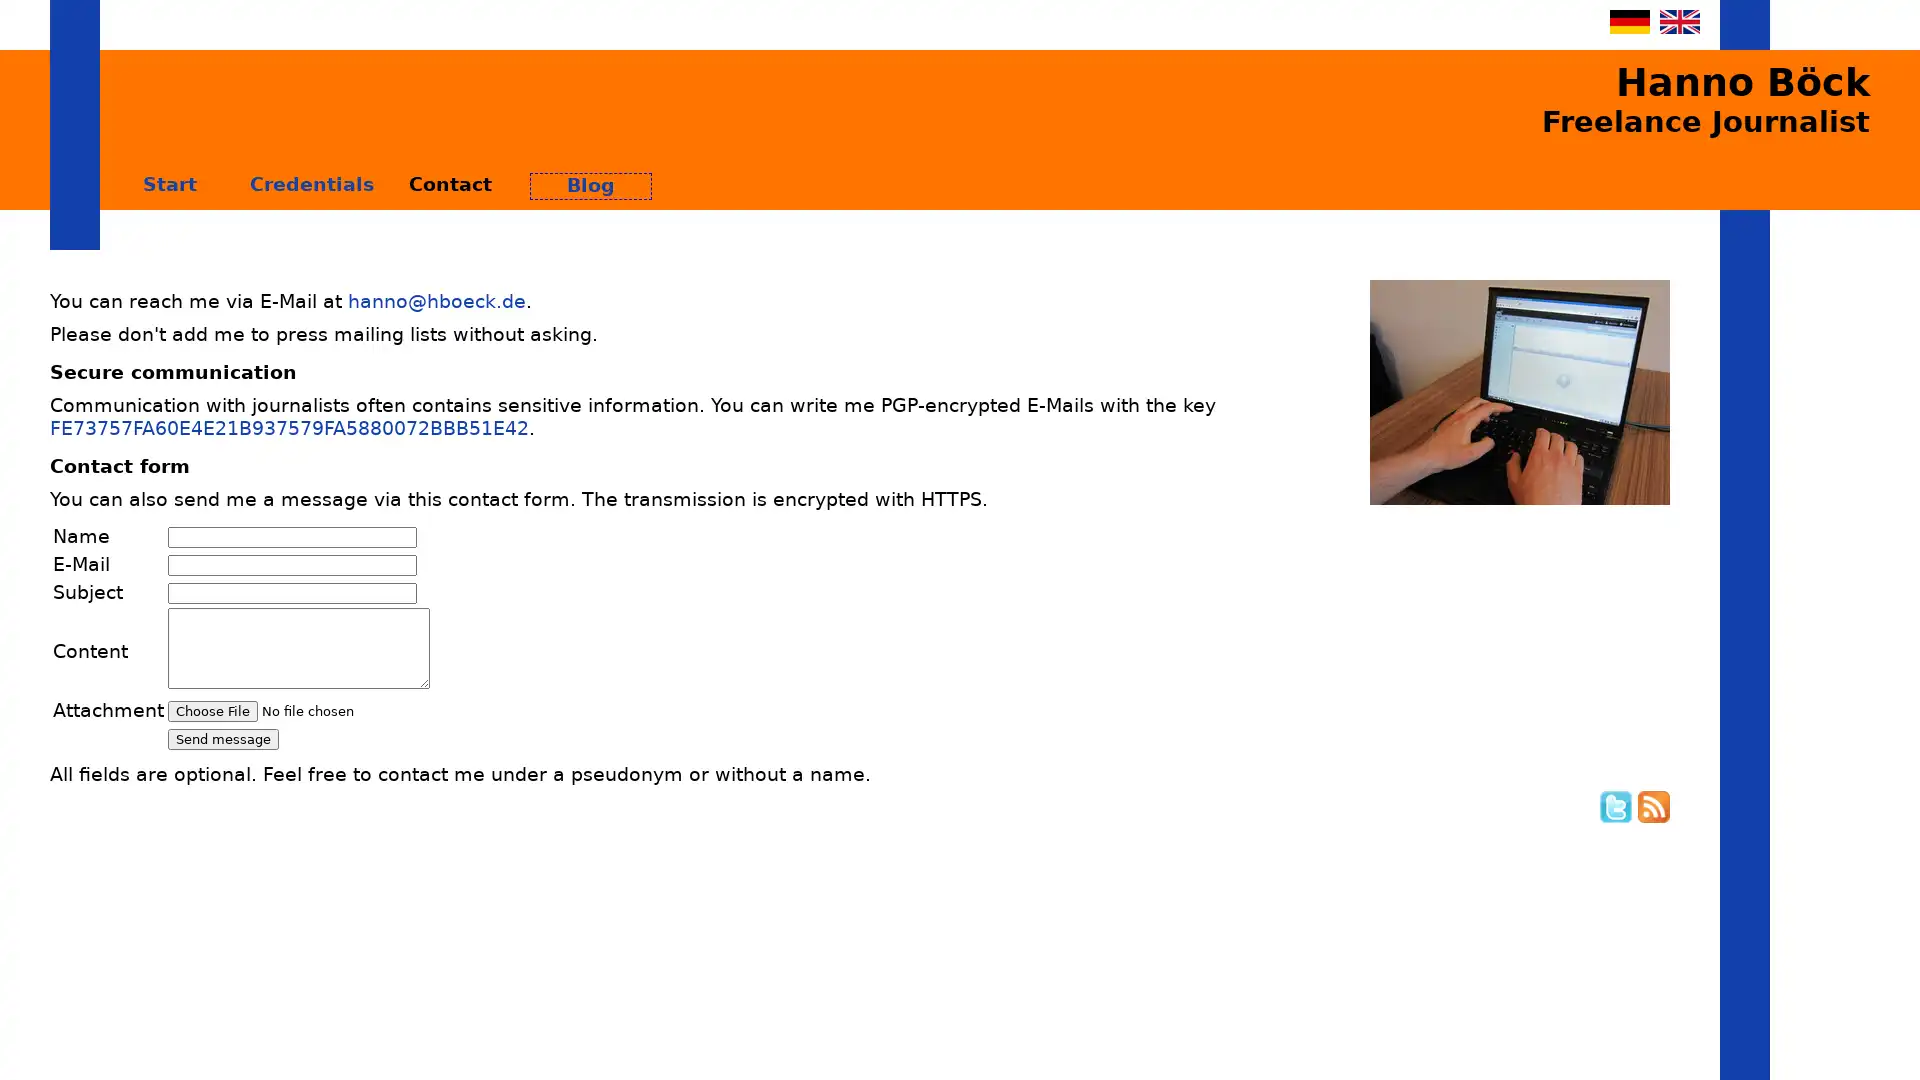 The image size is (1920, 1080). Describe the element at coordinates (212, 710) in the screenshot. I see `Choose File` at that location.